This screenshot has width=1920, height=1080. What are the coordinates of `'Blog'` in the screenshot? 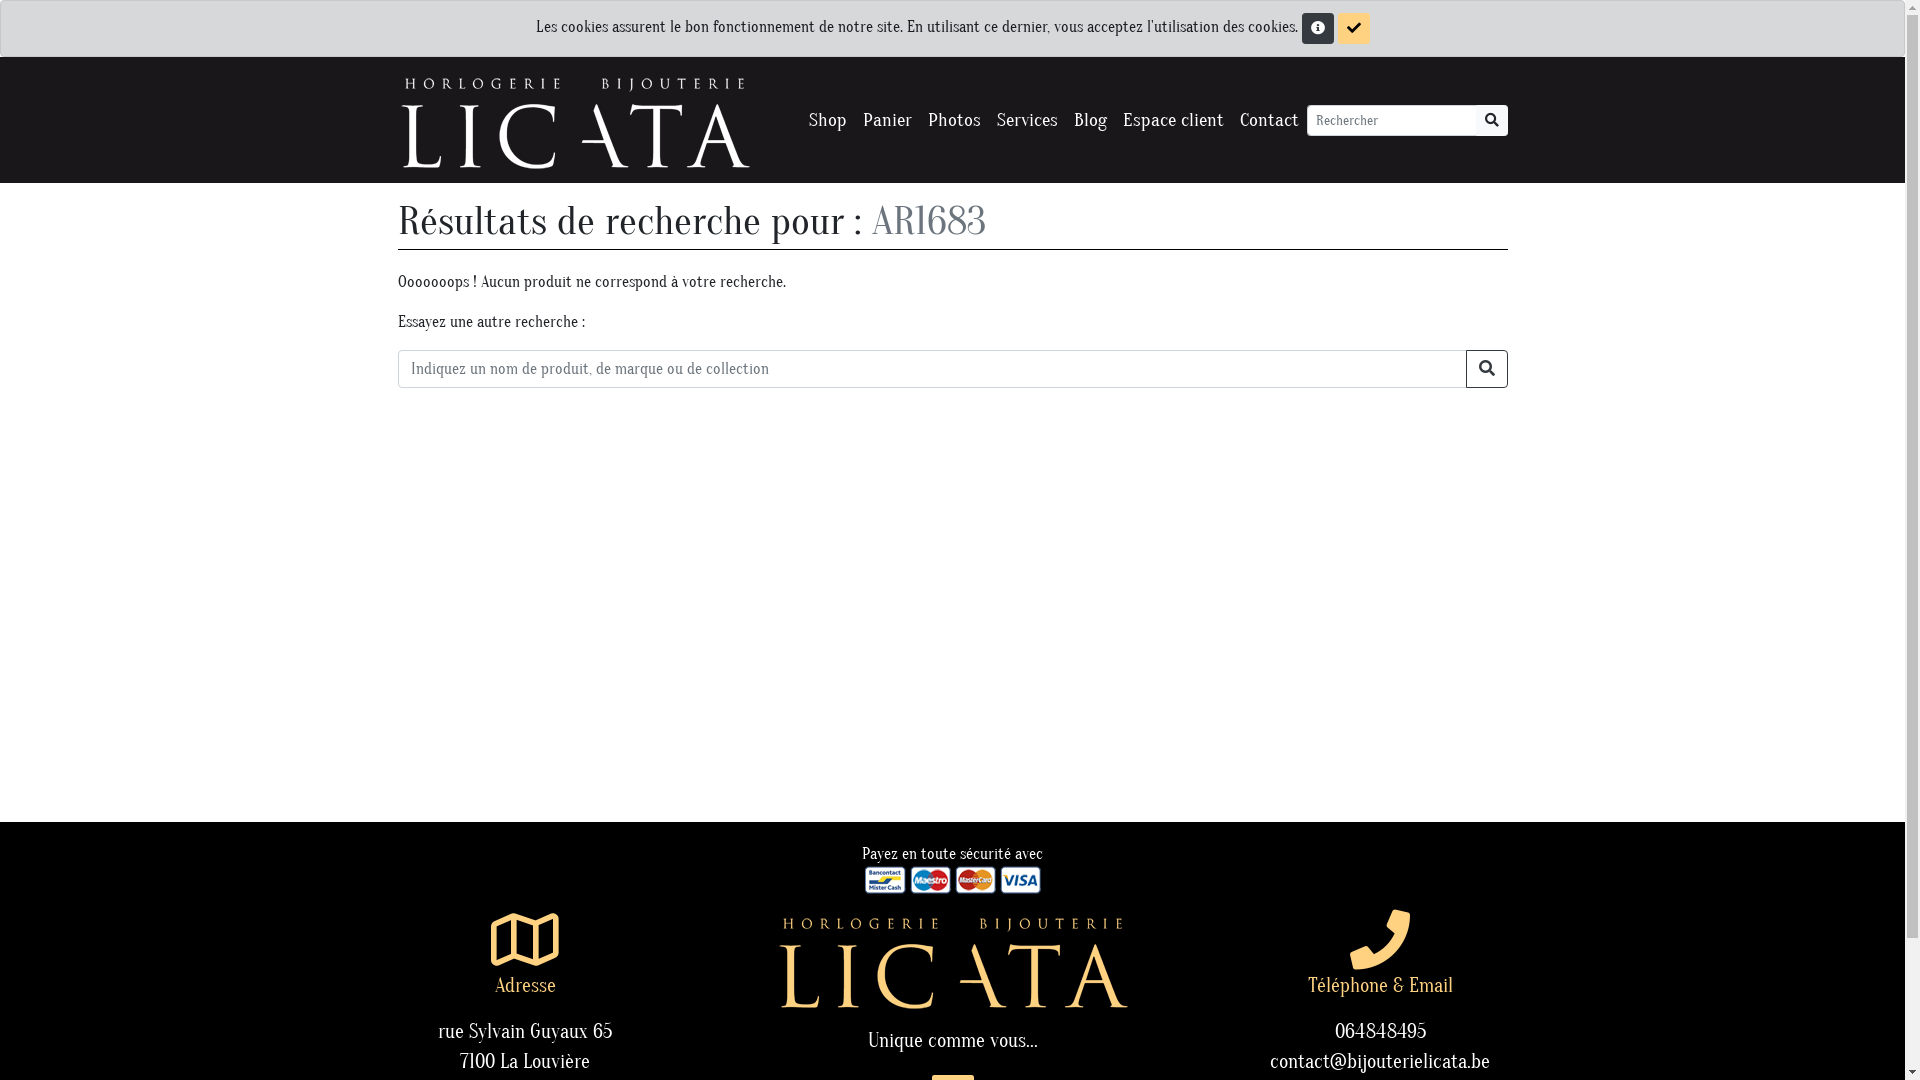 It's located at (1089, 120).